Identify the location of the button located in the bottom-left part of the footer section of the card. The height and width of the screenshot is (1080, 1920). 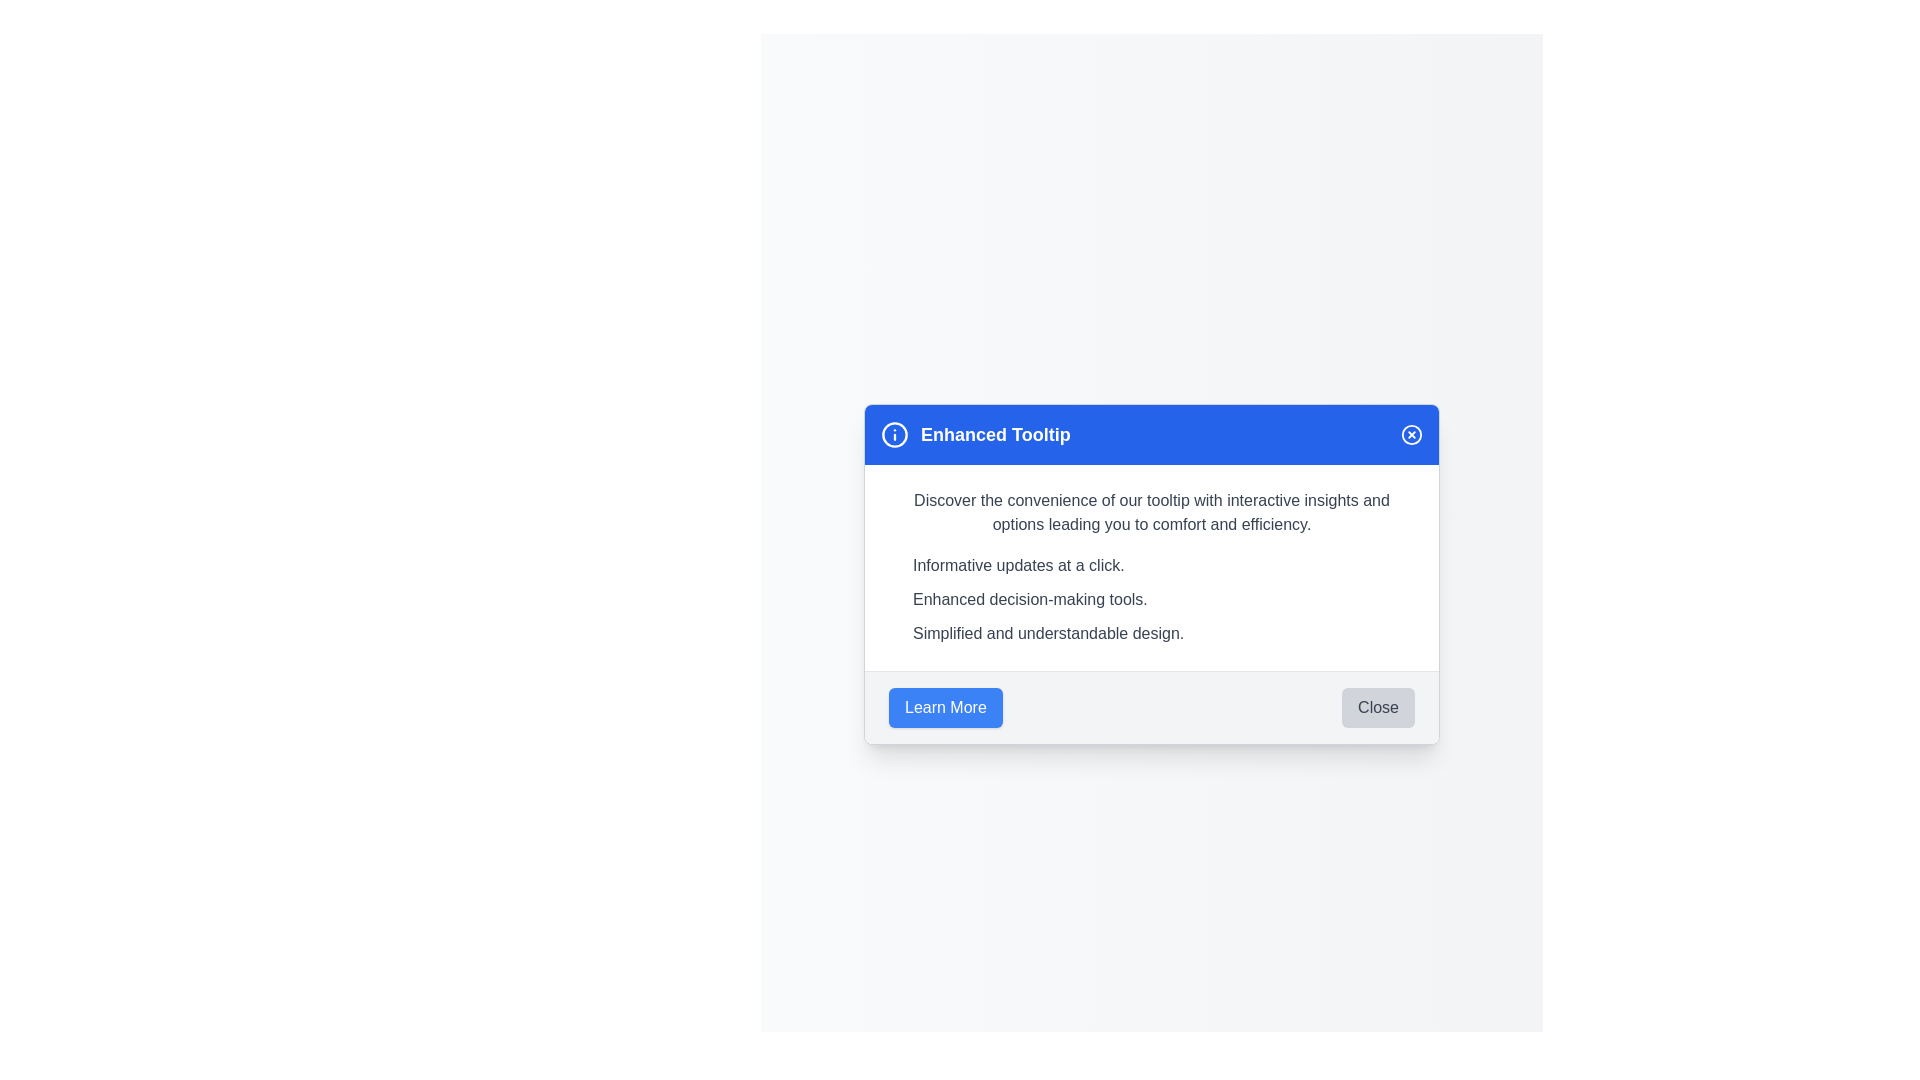
(944, 706).